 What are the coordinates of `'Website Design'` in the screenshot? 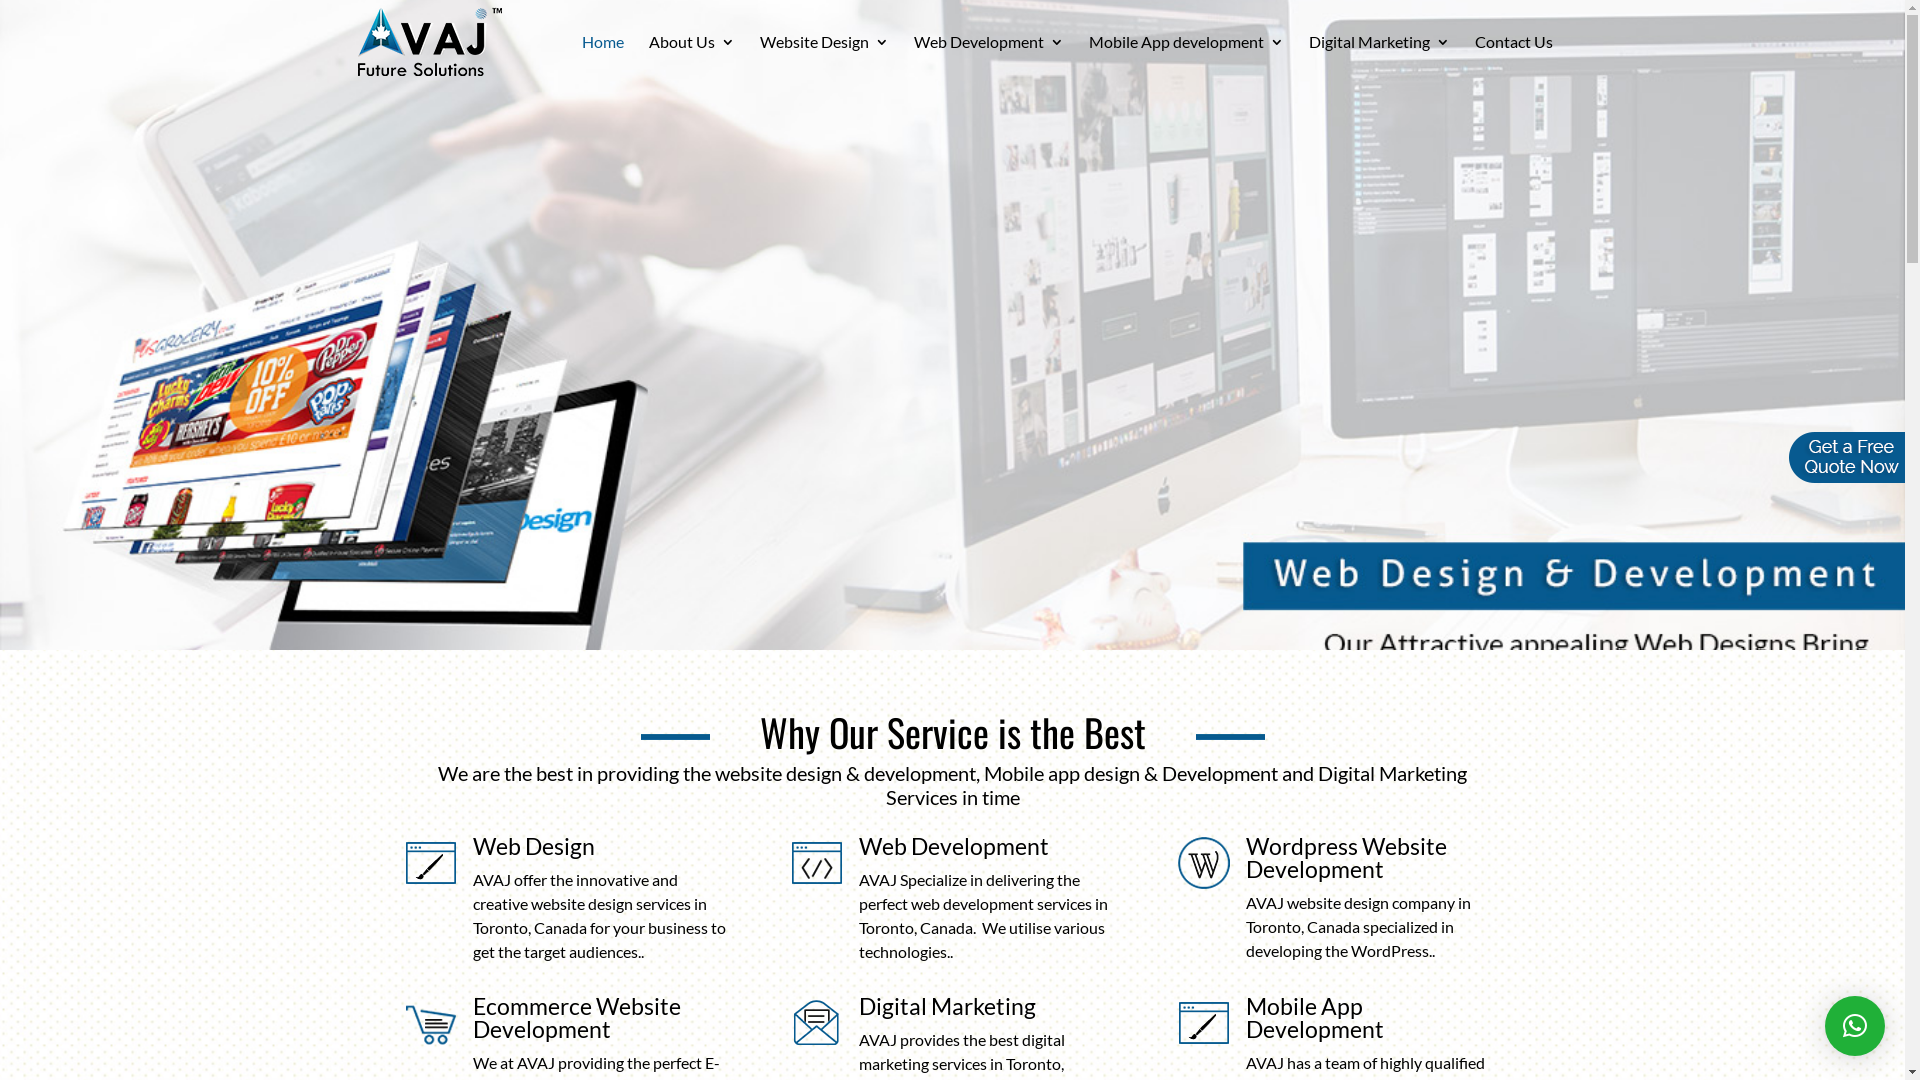 It's located at (758, 58).